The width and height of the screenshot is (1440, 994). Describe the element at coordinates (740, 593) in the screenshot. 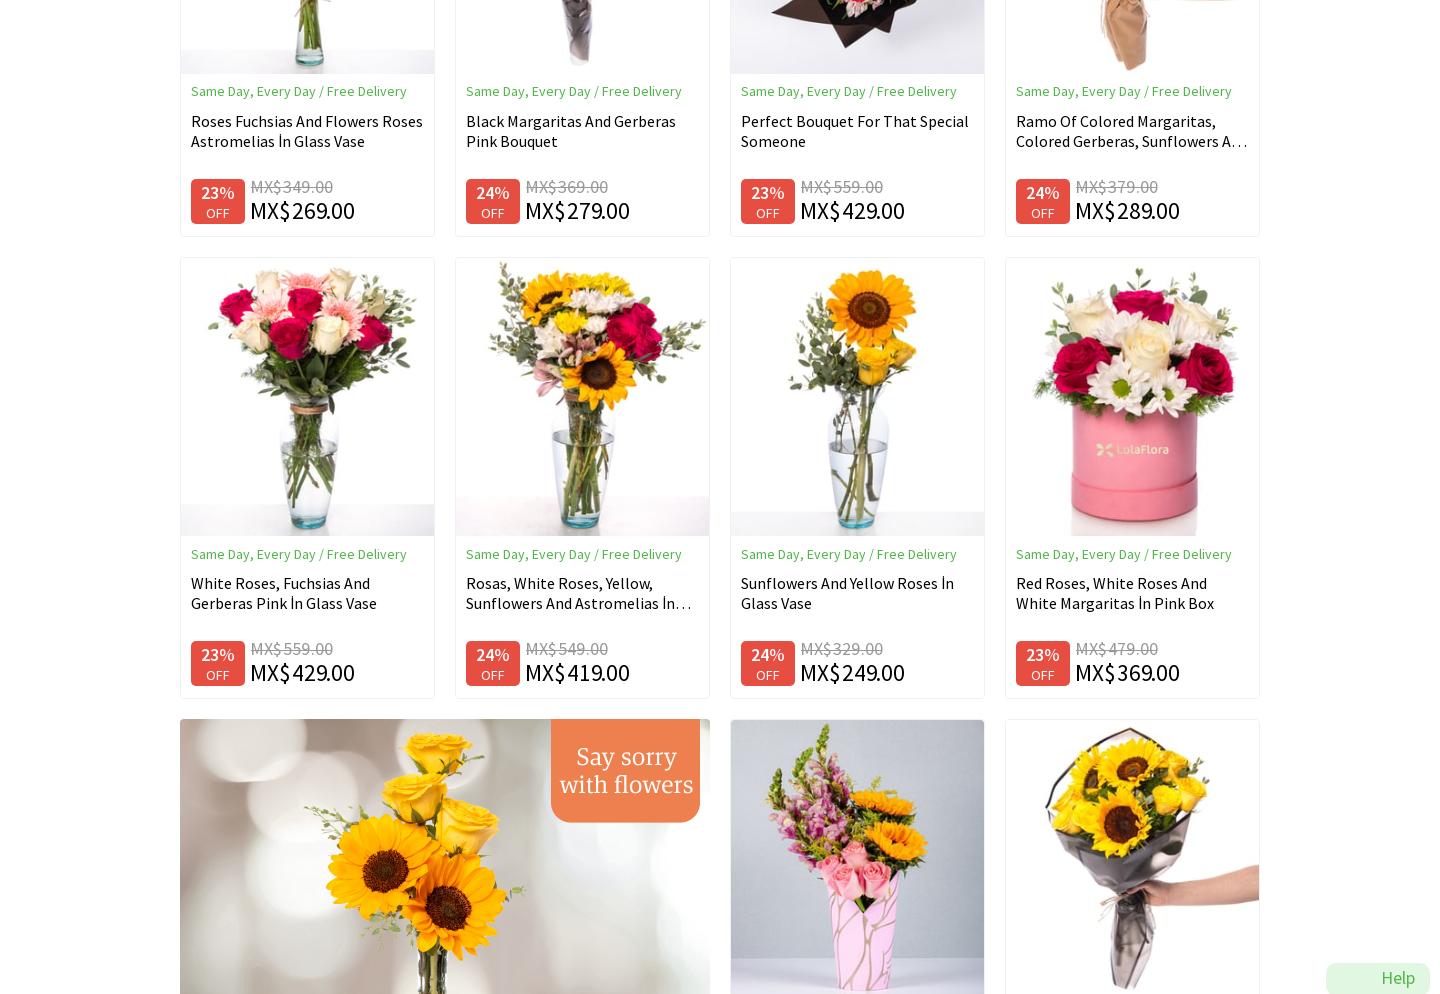

I see `'Sunflowers And Yellow Roses İn Glass Vase'` at that location.